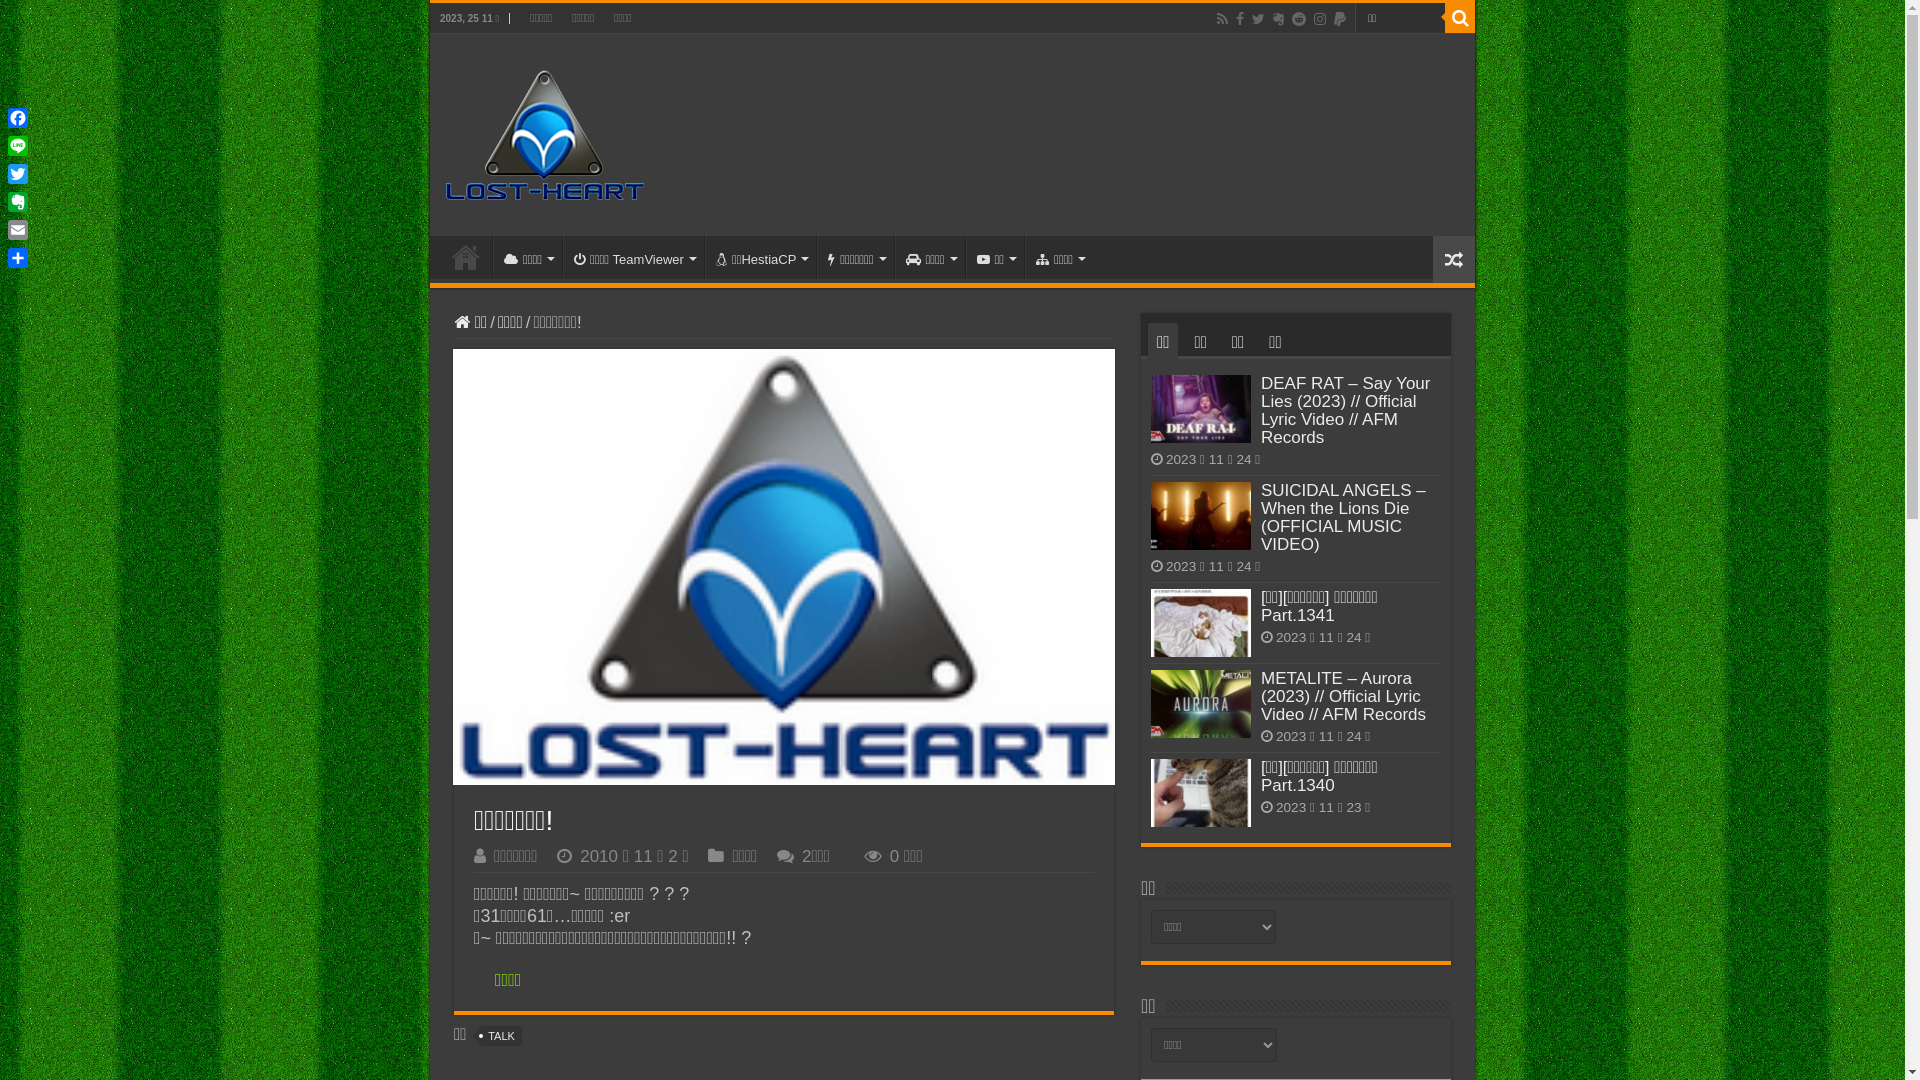 Image resolution: width=1920 pixels, height=1080 pixels. Describe the element at coordinates (1320, 19) in the screenshot. I see `'instagram'` at that location.